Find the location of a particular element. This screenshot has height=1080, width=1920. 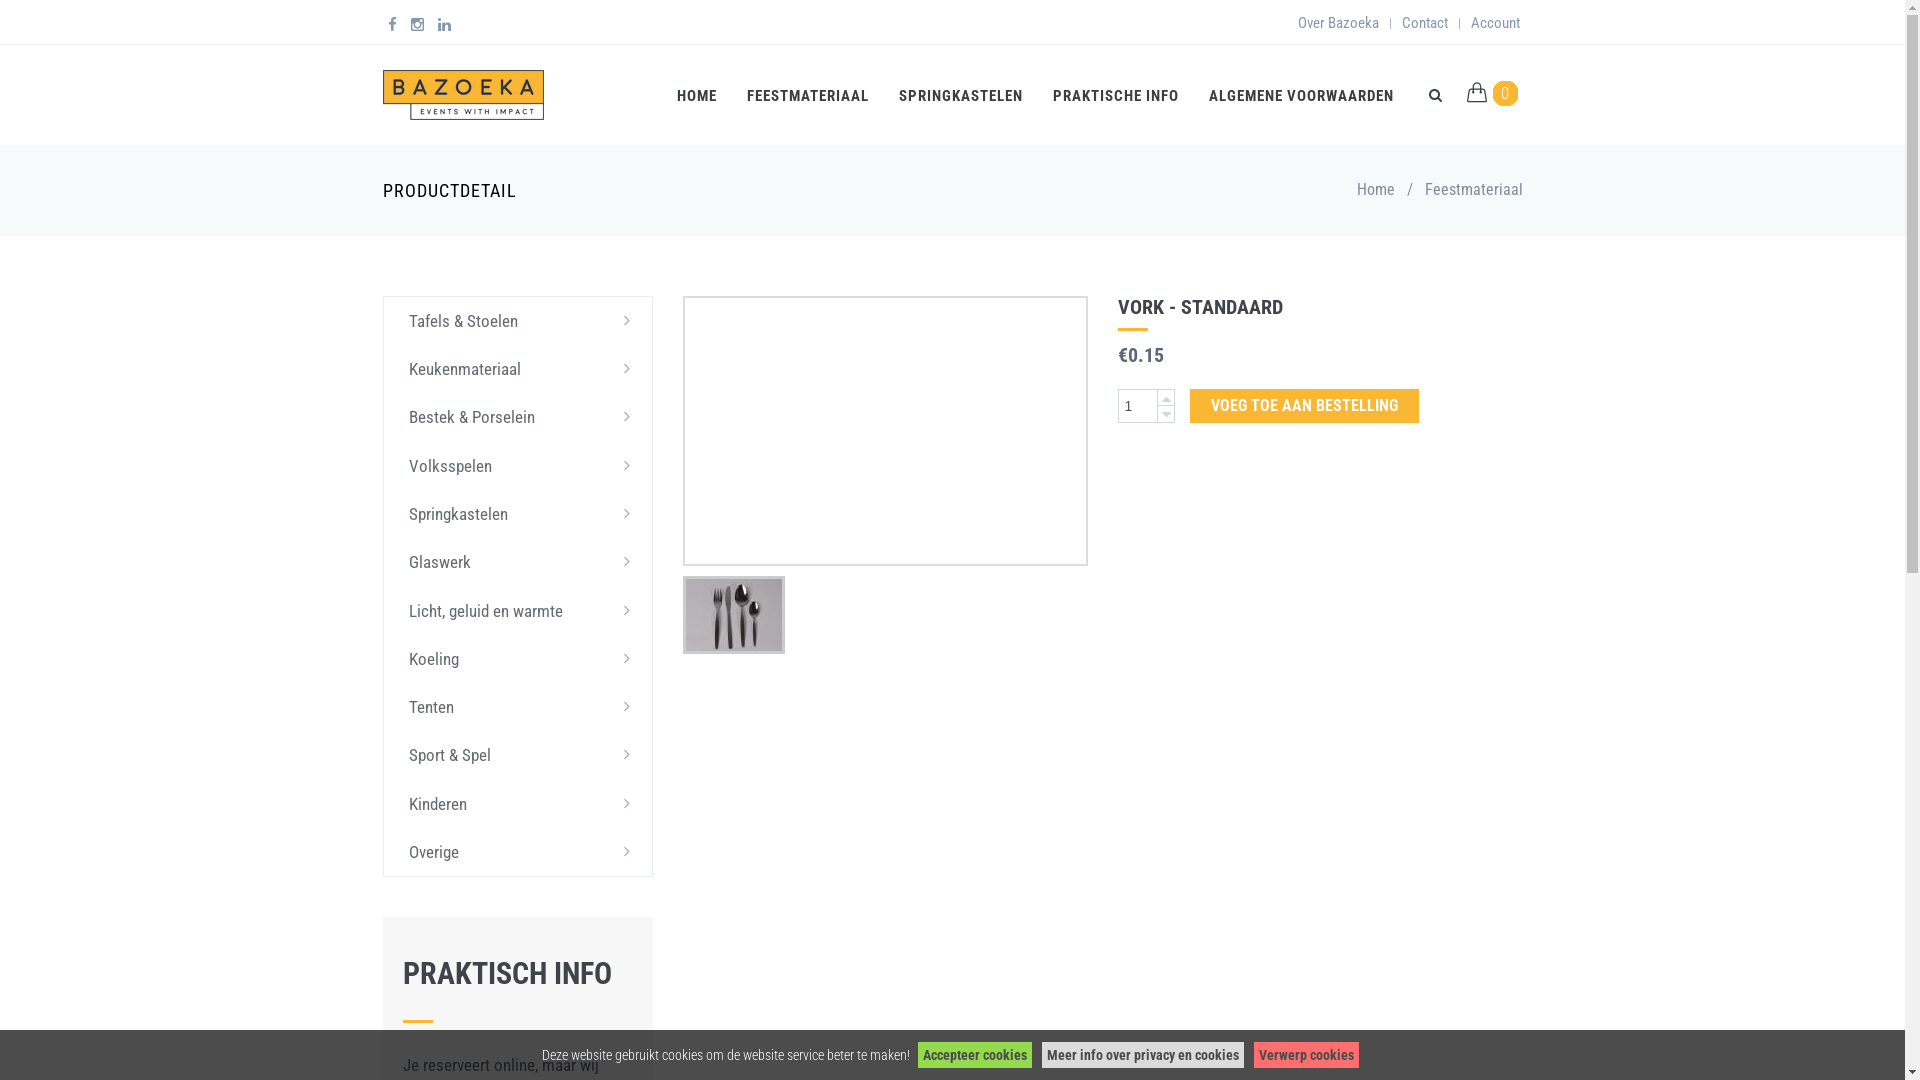

'Tafels & Stoelen' is located at coordinates (384, 319).